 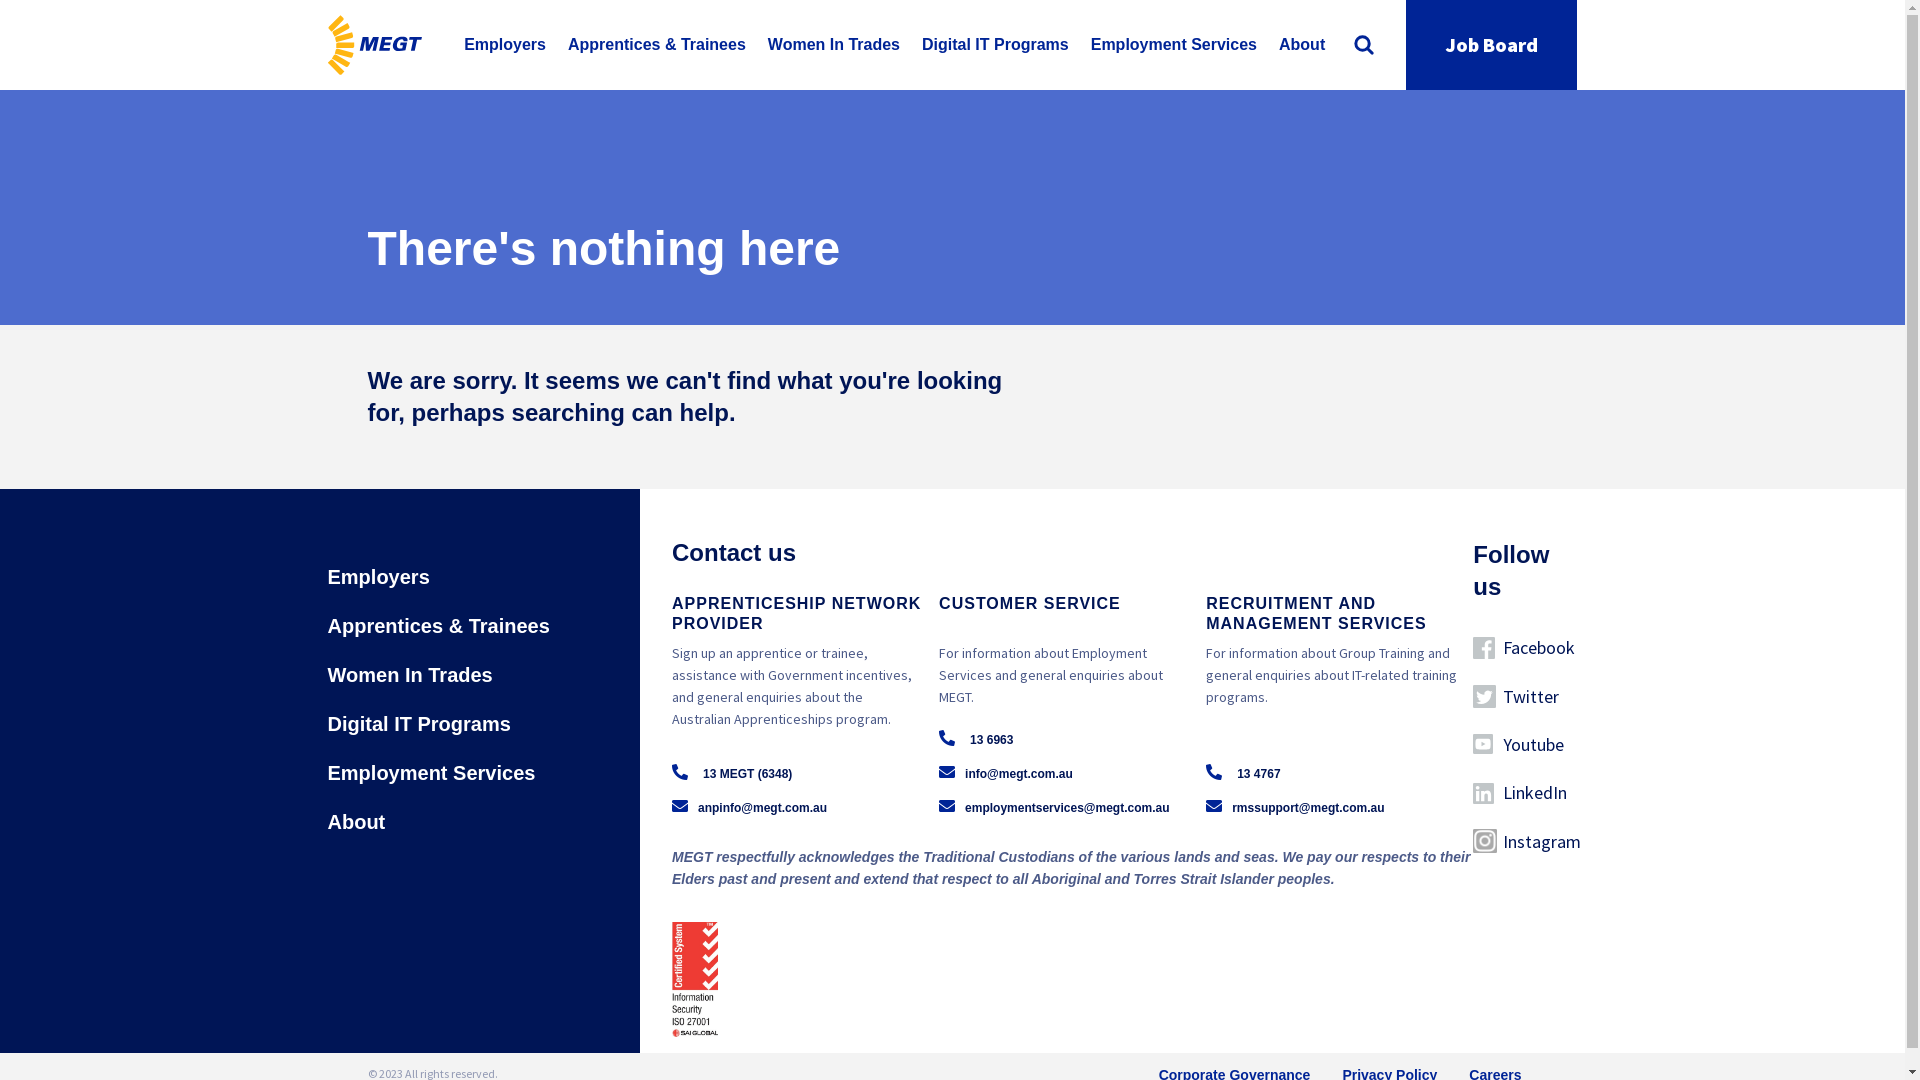 What do you see at coordinates (1524, 744) in the screenshot?
I see `'Youtube'` at bounding box center [1524, 744].